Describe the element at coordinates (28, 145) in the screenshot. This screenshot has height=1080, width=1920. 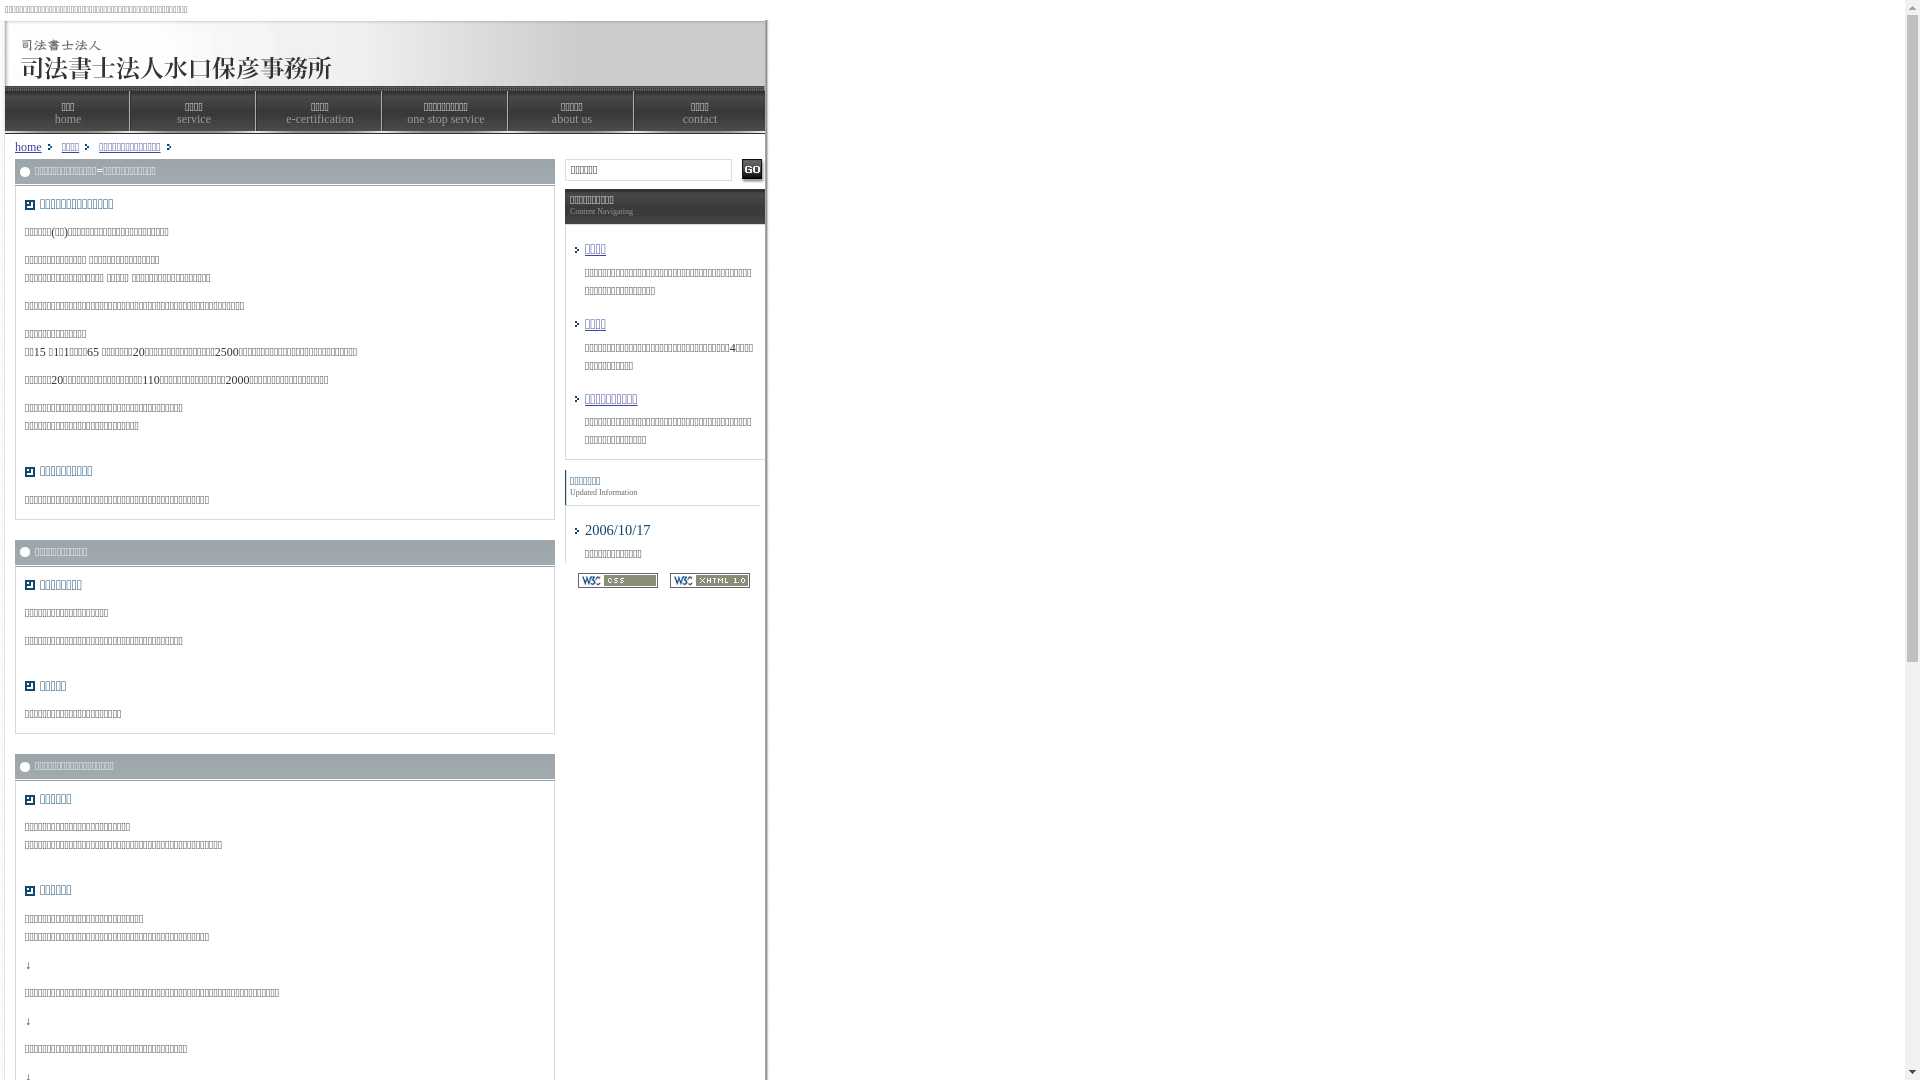
I see `'home'` at that location.